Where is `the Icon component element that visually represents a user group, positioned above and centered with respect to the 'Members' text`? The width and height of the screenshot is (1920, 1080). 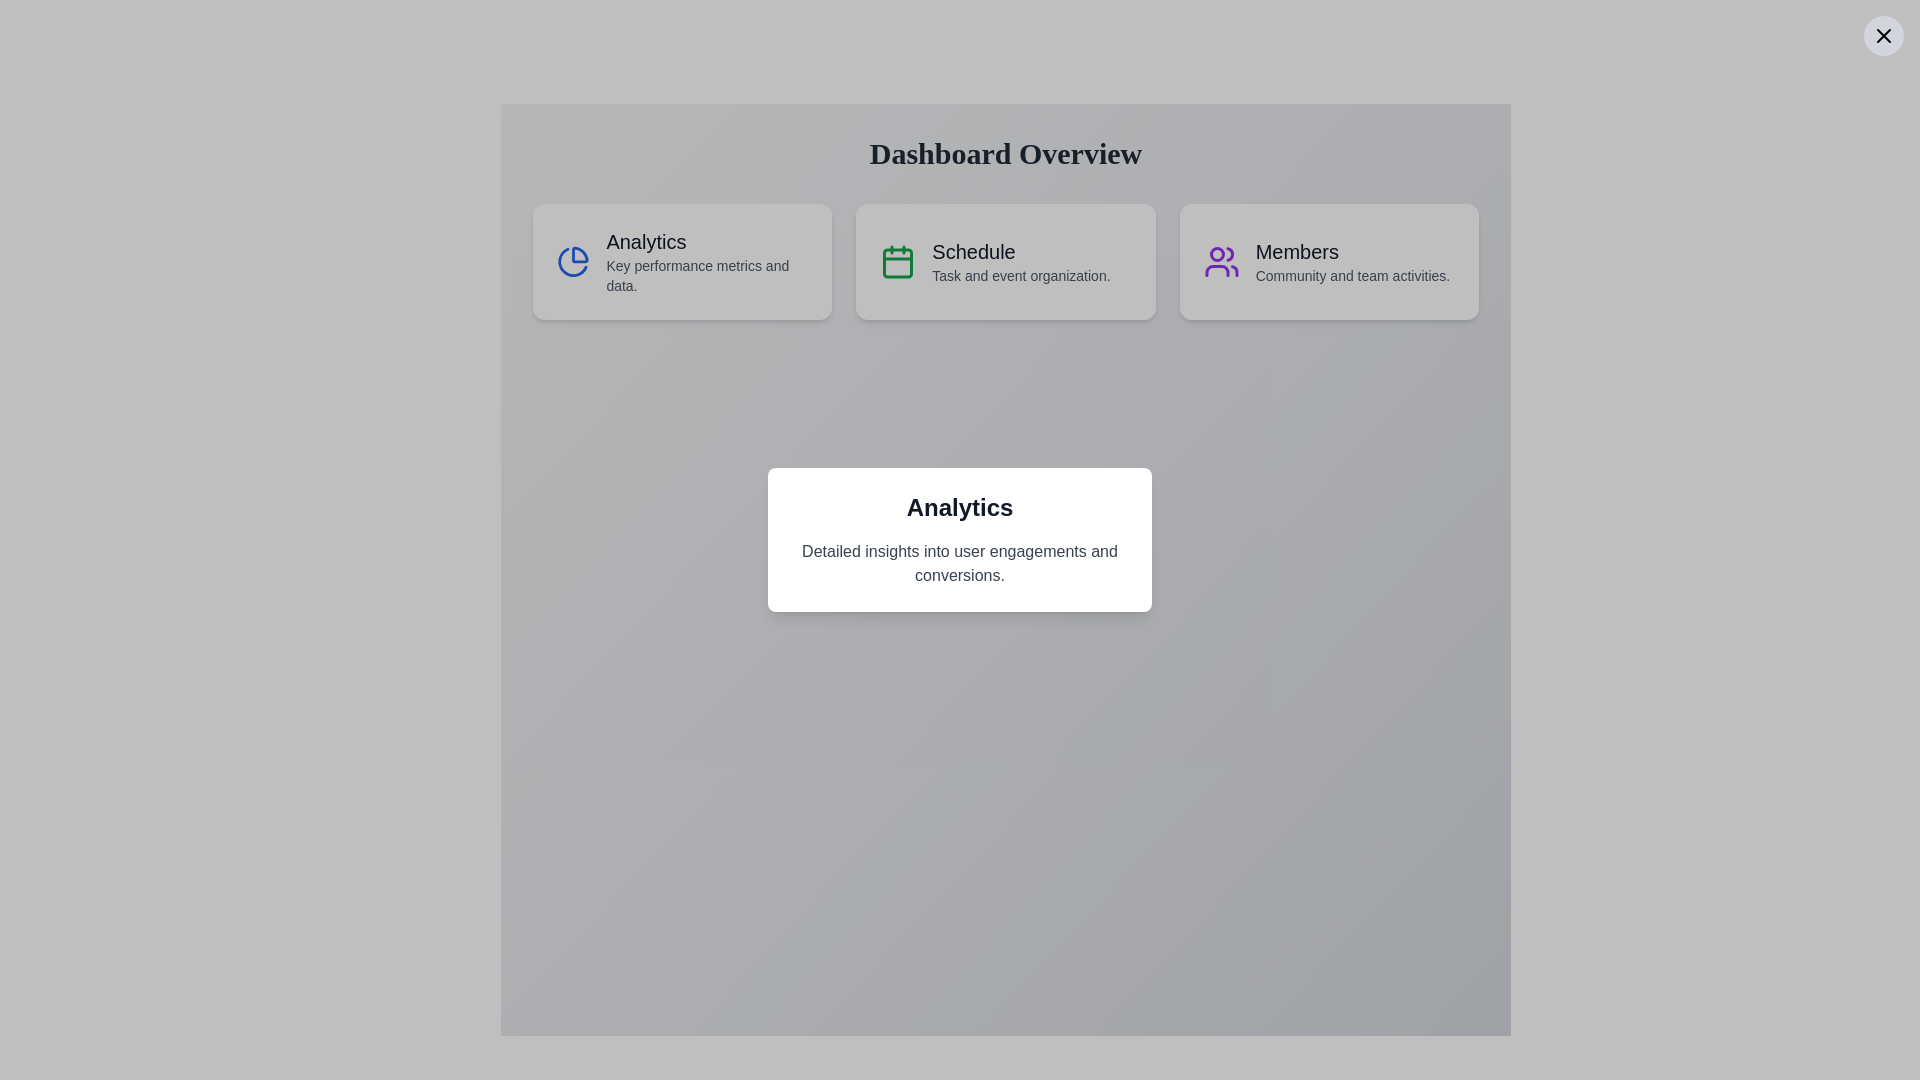 the Icon component element that visually represents a user group, positioned above and centered with respect to the 'Members' text is located at coordinates (1228, 253).